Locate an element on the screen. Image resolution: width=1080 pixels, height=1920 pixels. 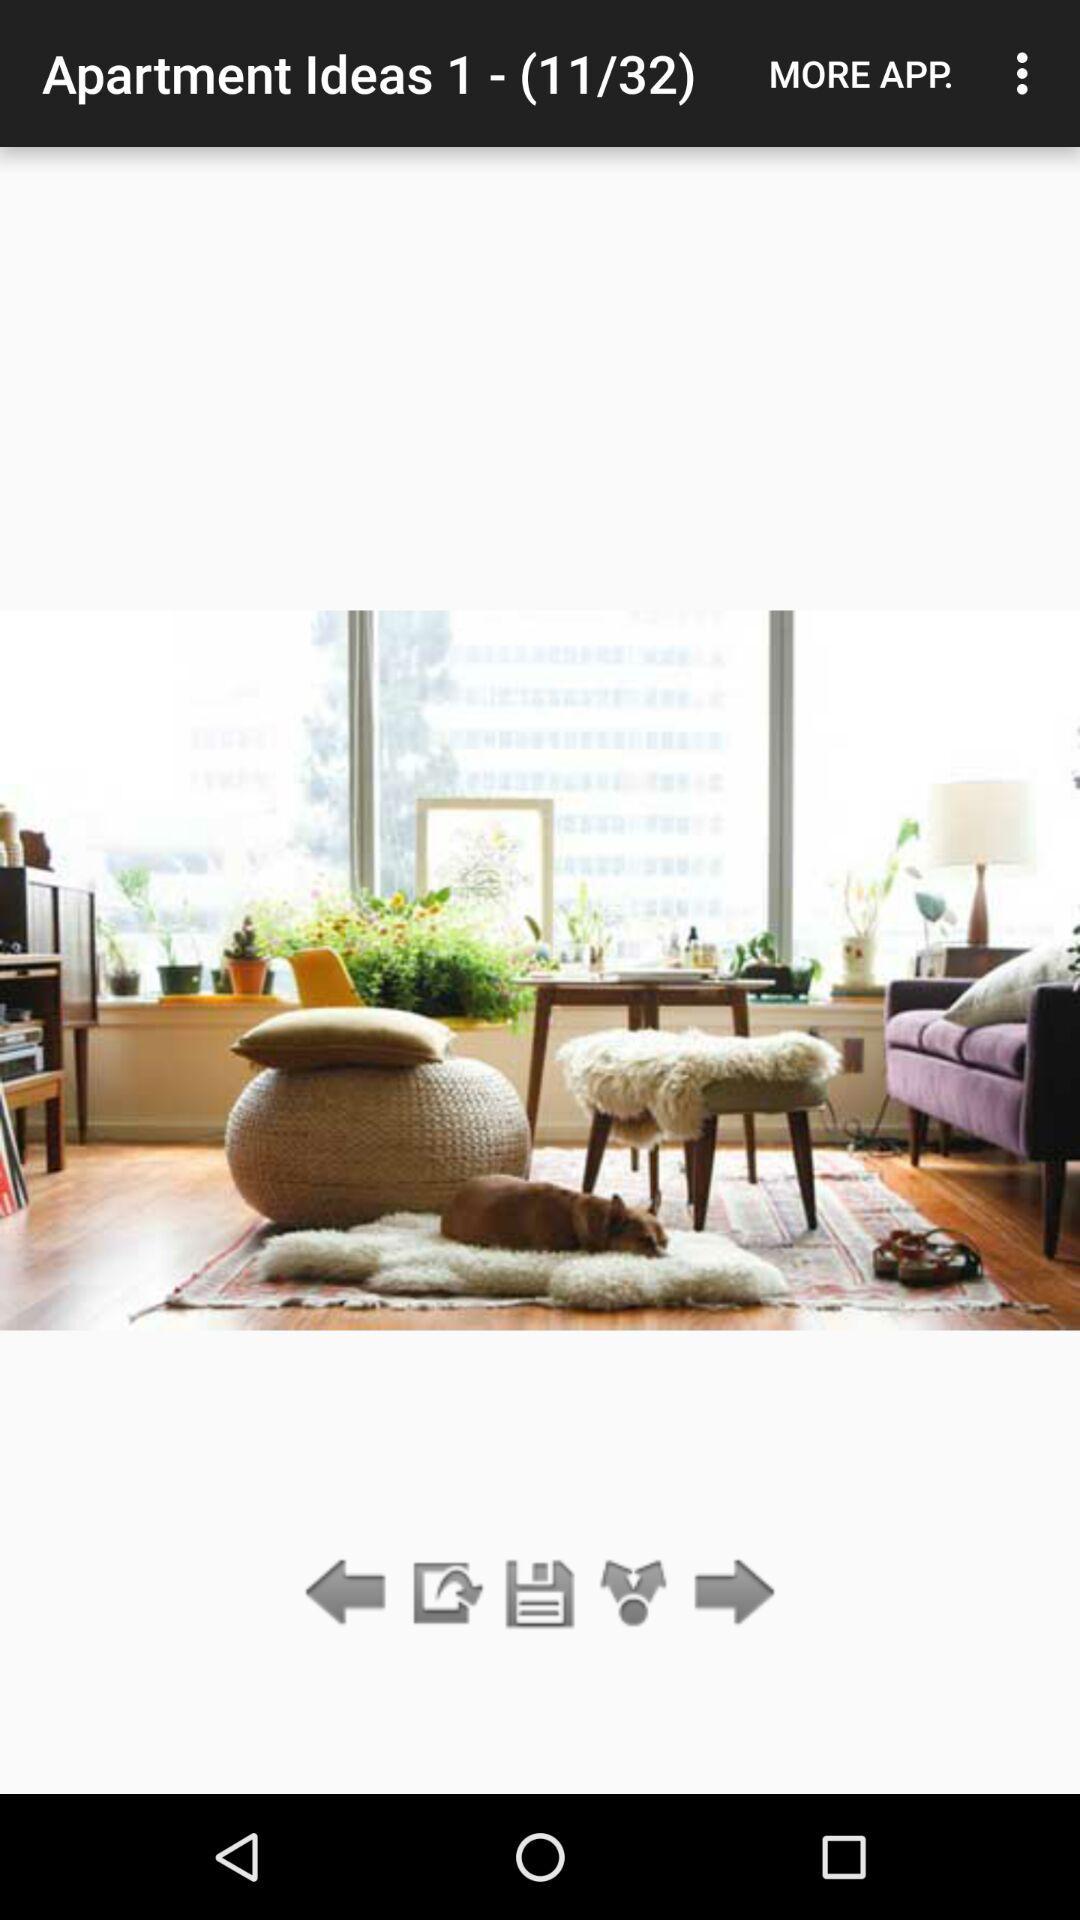
the icon below apartment ideas 1 item is located at coordinates (444, 1593).